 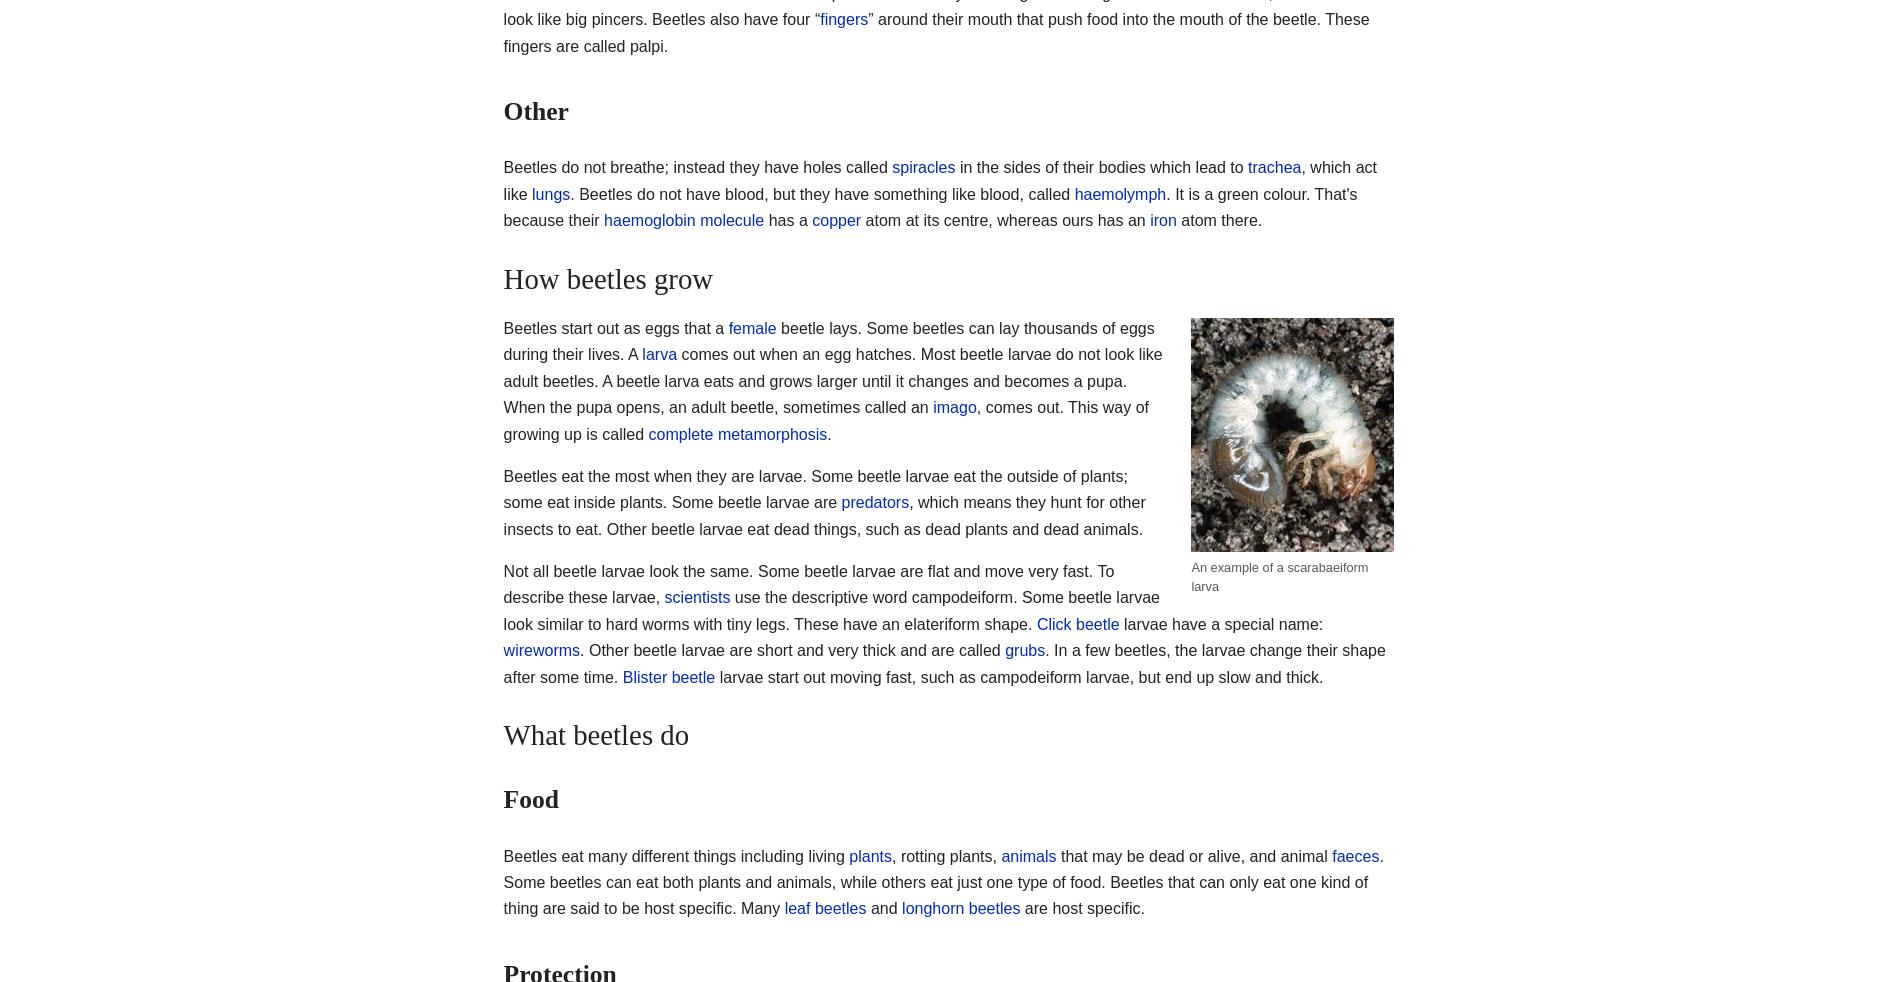 What do you see at coordinates (1018, 675) in the screenshot?
I see `'larvae start out moving fast, such as campodeiform larvae, but end up slow and thick.'` at bounding box center [1018, 675].